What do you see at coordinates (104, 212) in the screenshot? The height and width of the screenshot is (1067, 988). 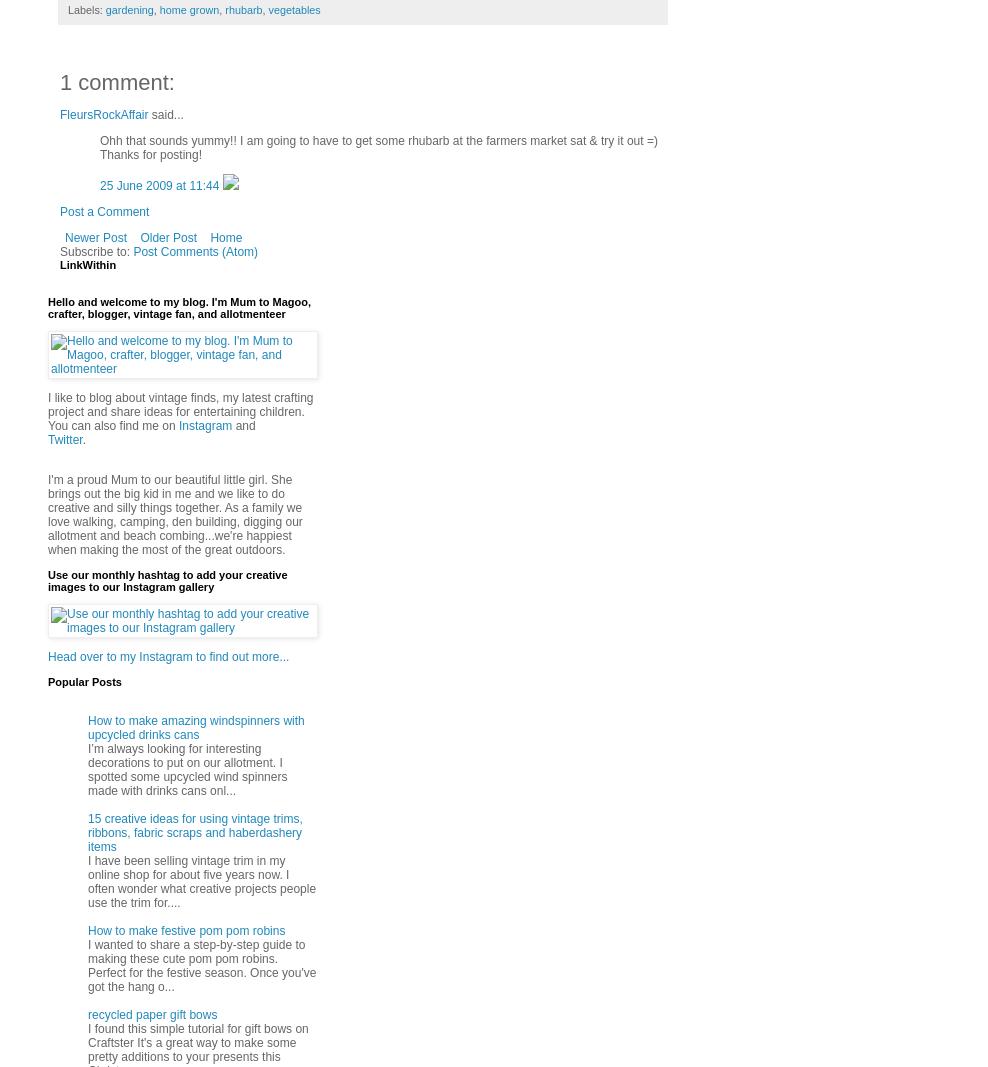 I see `'Post a Comment'` at bounding box center [104, 212].